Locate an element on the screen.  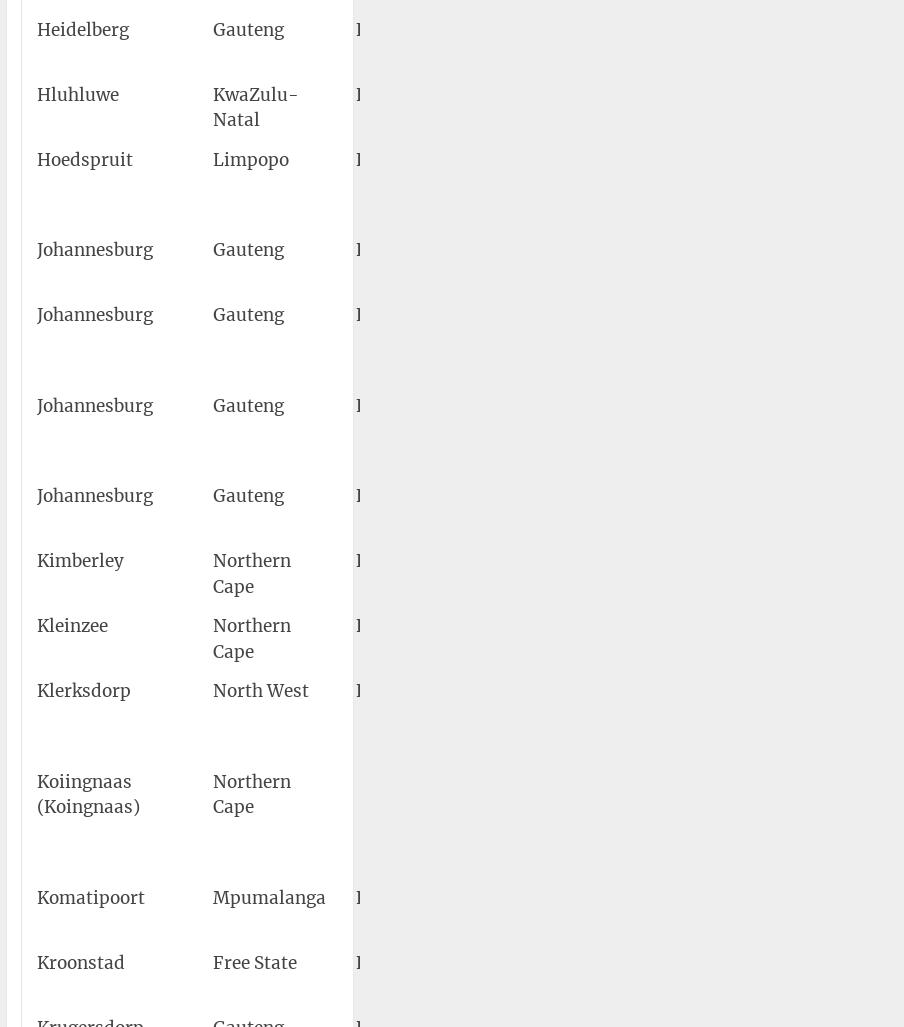
'FAGC' is located at coordinates (378, 249).